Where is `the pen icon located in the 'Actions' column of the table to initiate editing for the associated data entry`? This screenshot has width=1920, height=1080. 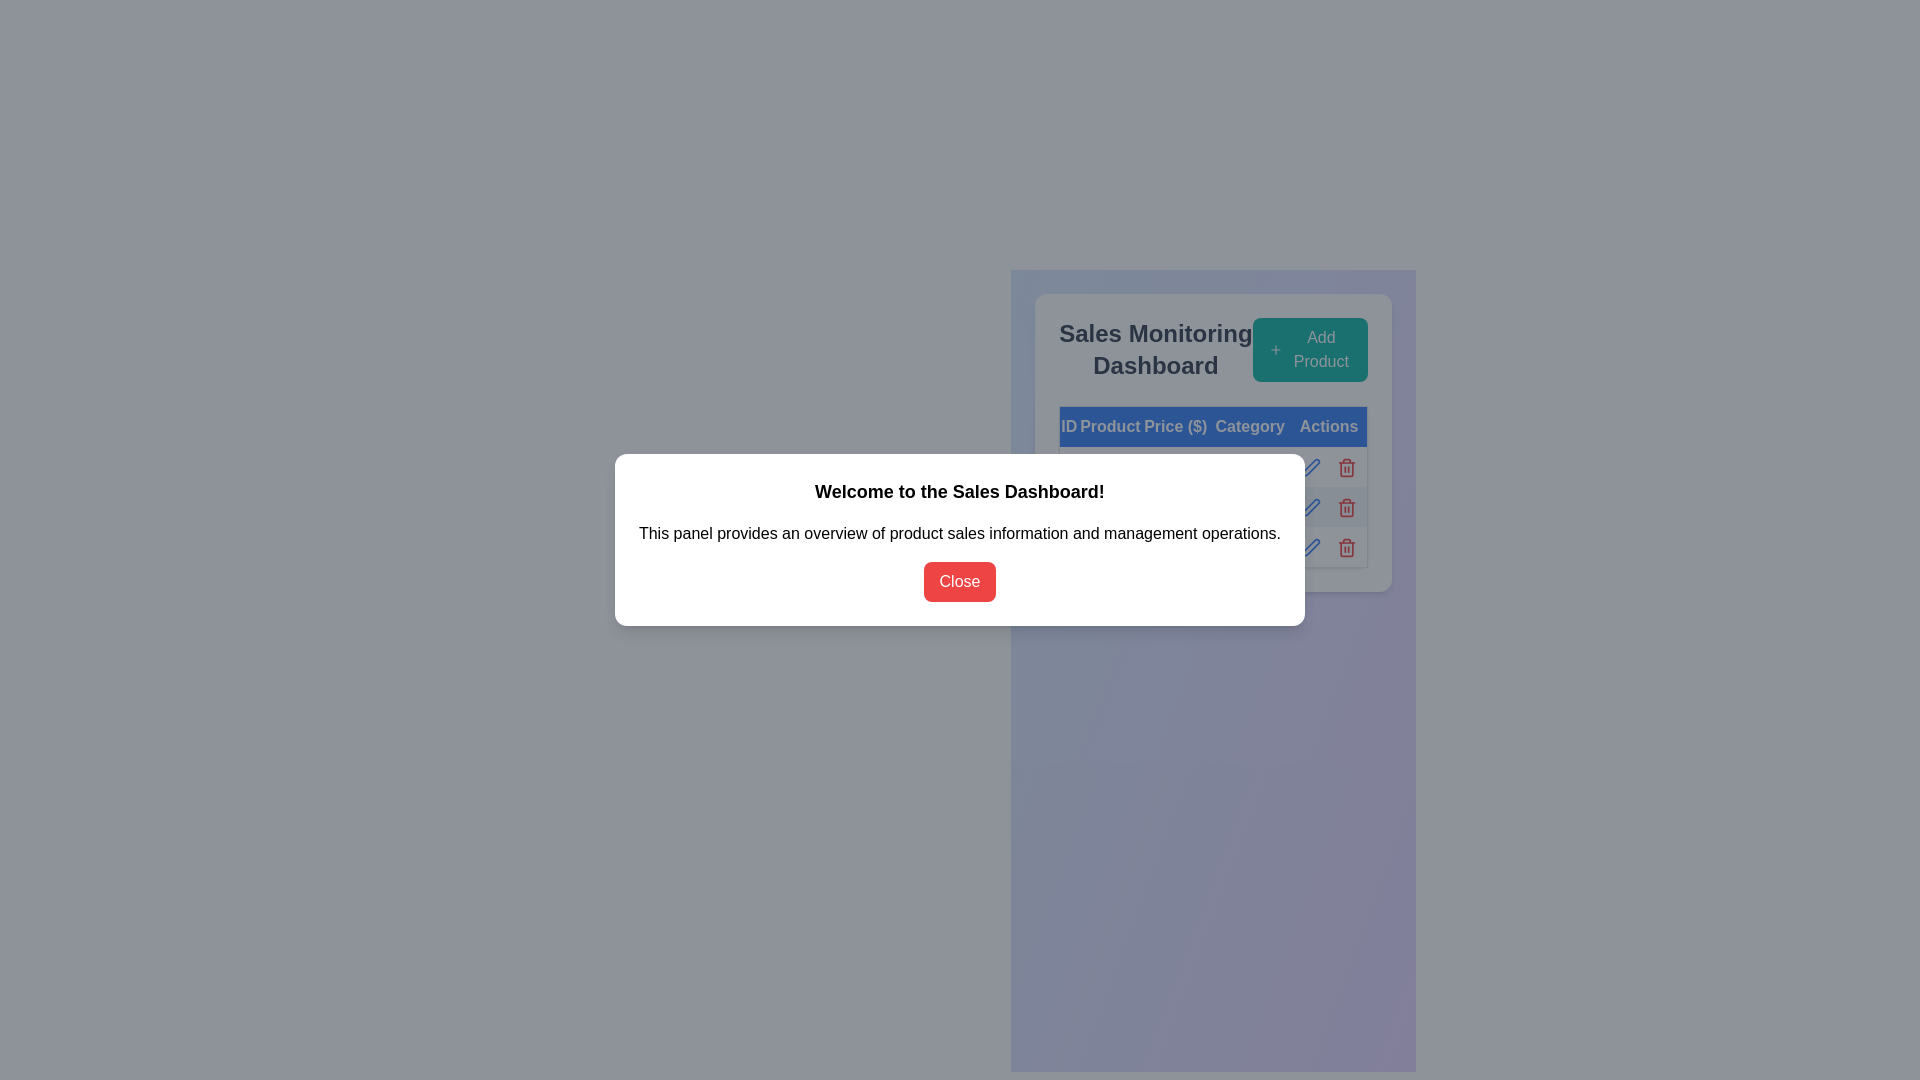 the pen icon located in the 'Actions' column of the table to initiate editing for the associated data entry is located at coordinates (1311, 506).